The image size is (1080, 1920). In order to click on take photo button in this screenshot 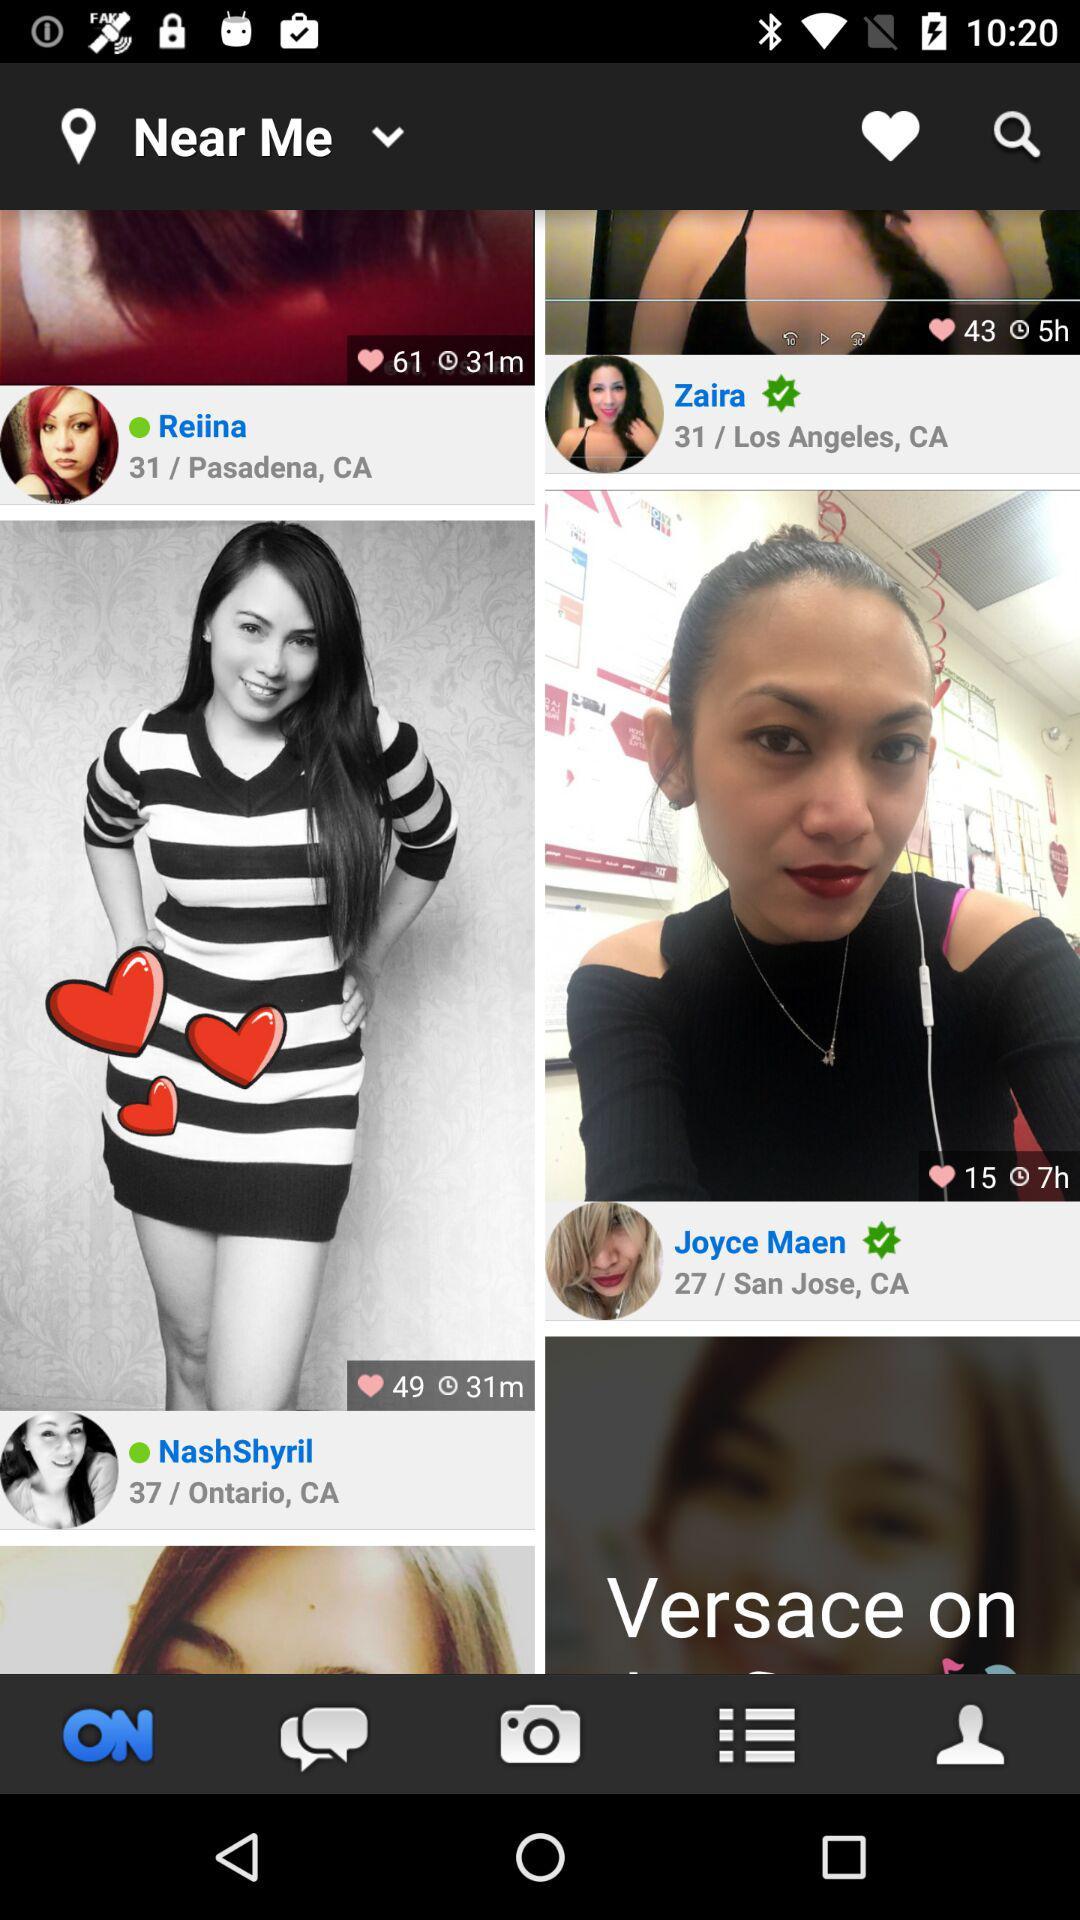, I will do `click(540, 1733)`.